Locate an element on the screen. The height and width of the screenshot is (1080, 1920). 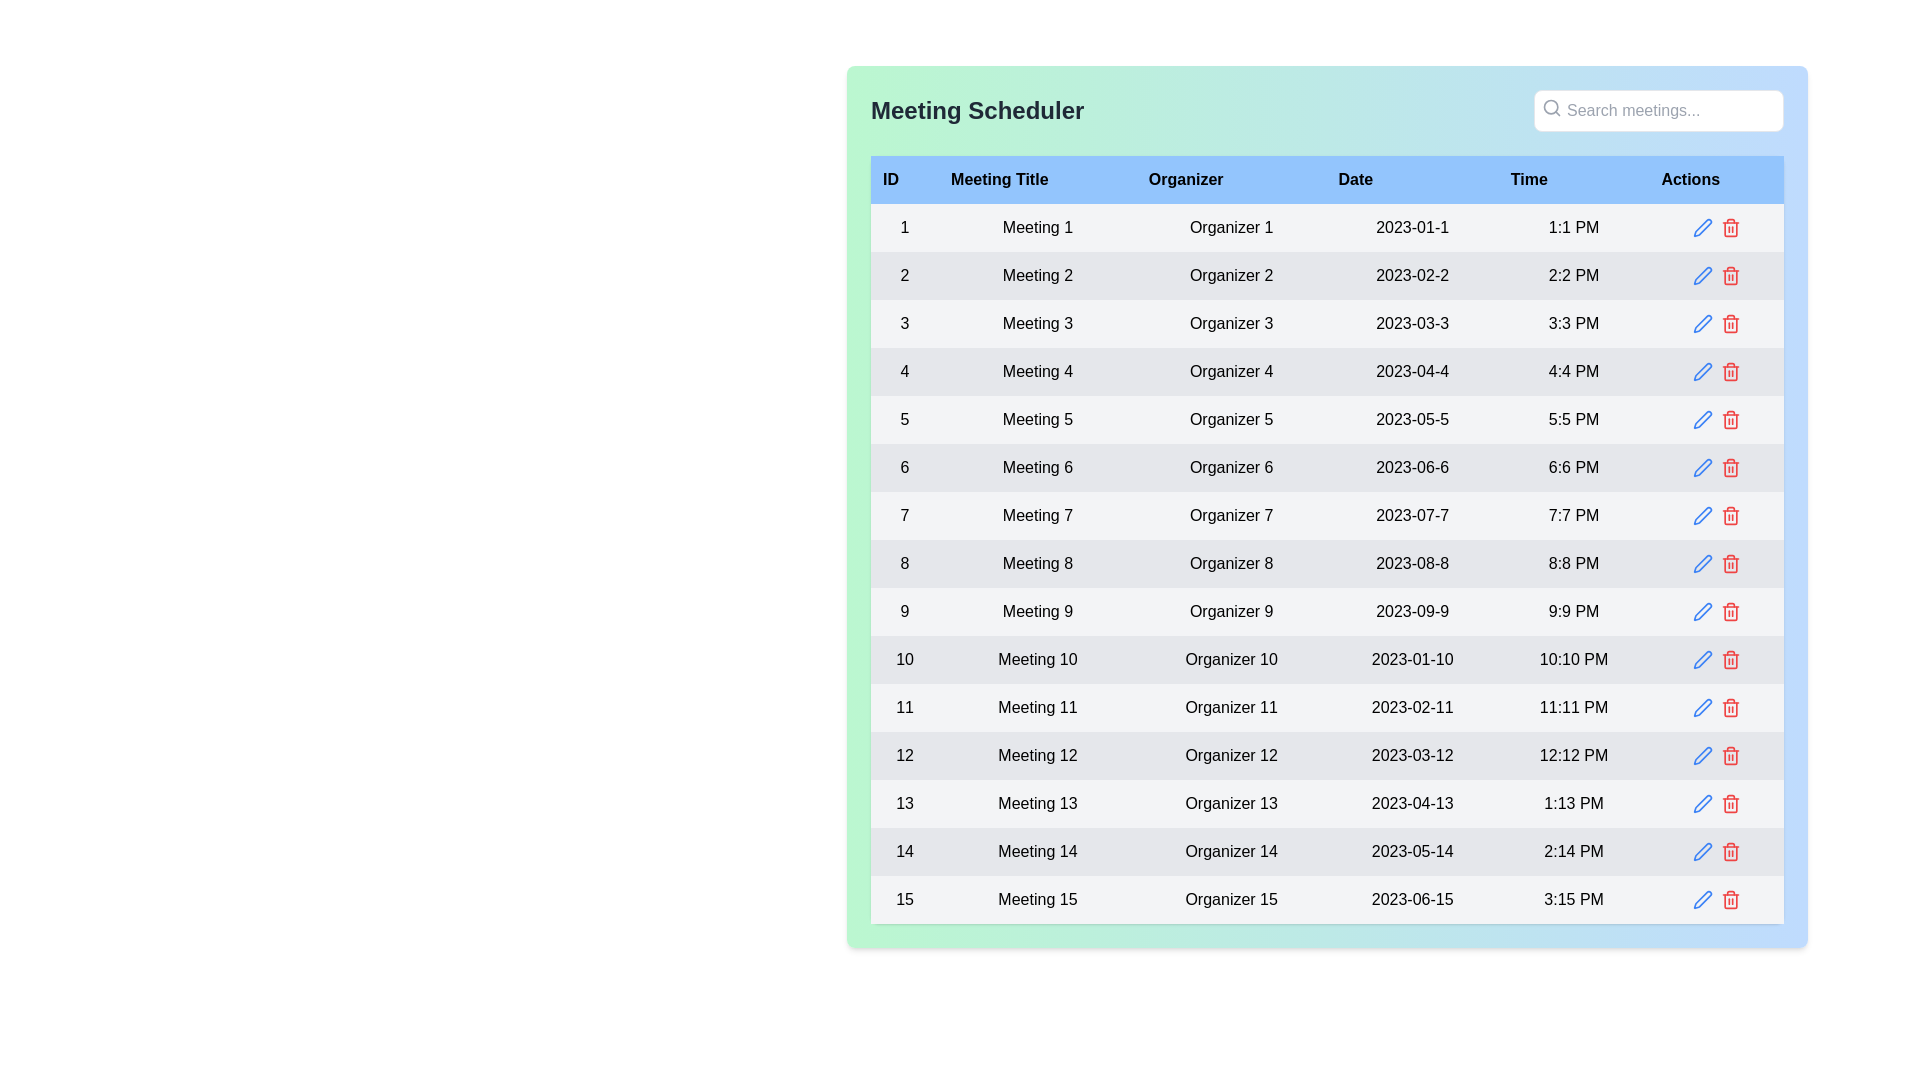
the text label displaying 'Meeting 2' in the 'Meeting Title' column of the table, which is centrally aligned and positioned in row ID 2 is located at coordinates (1037, 276).